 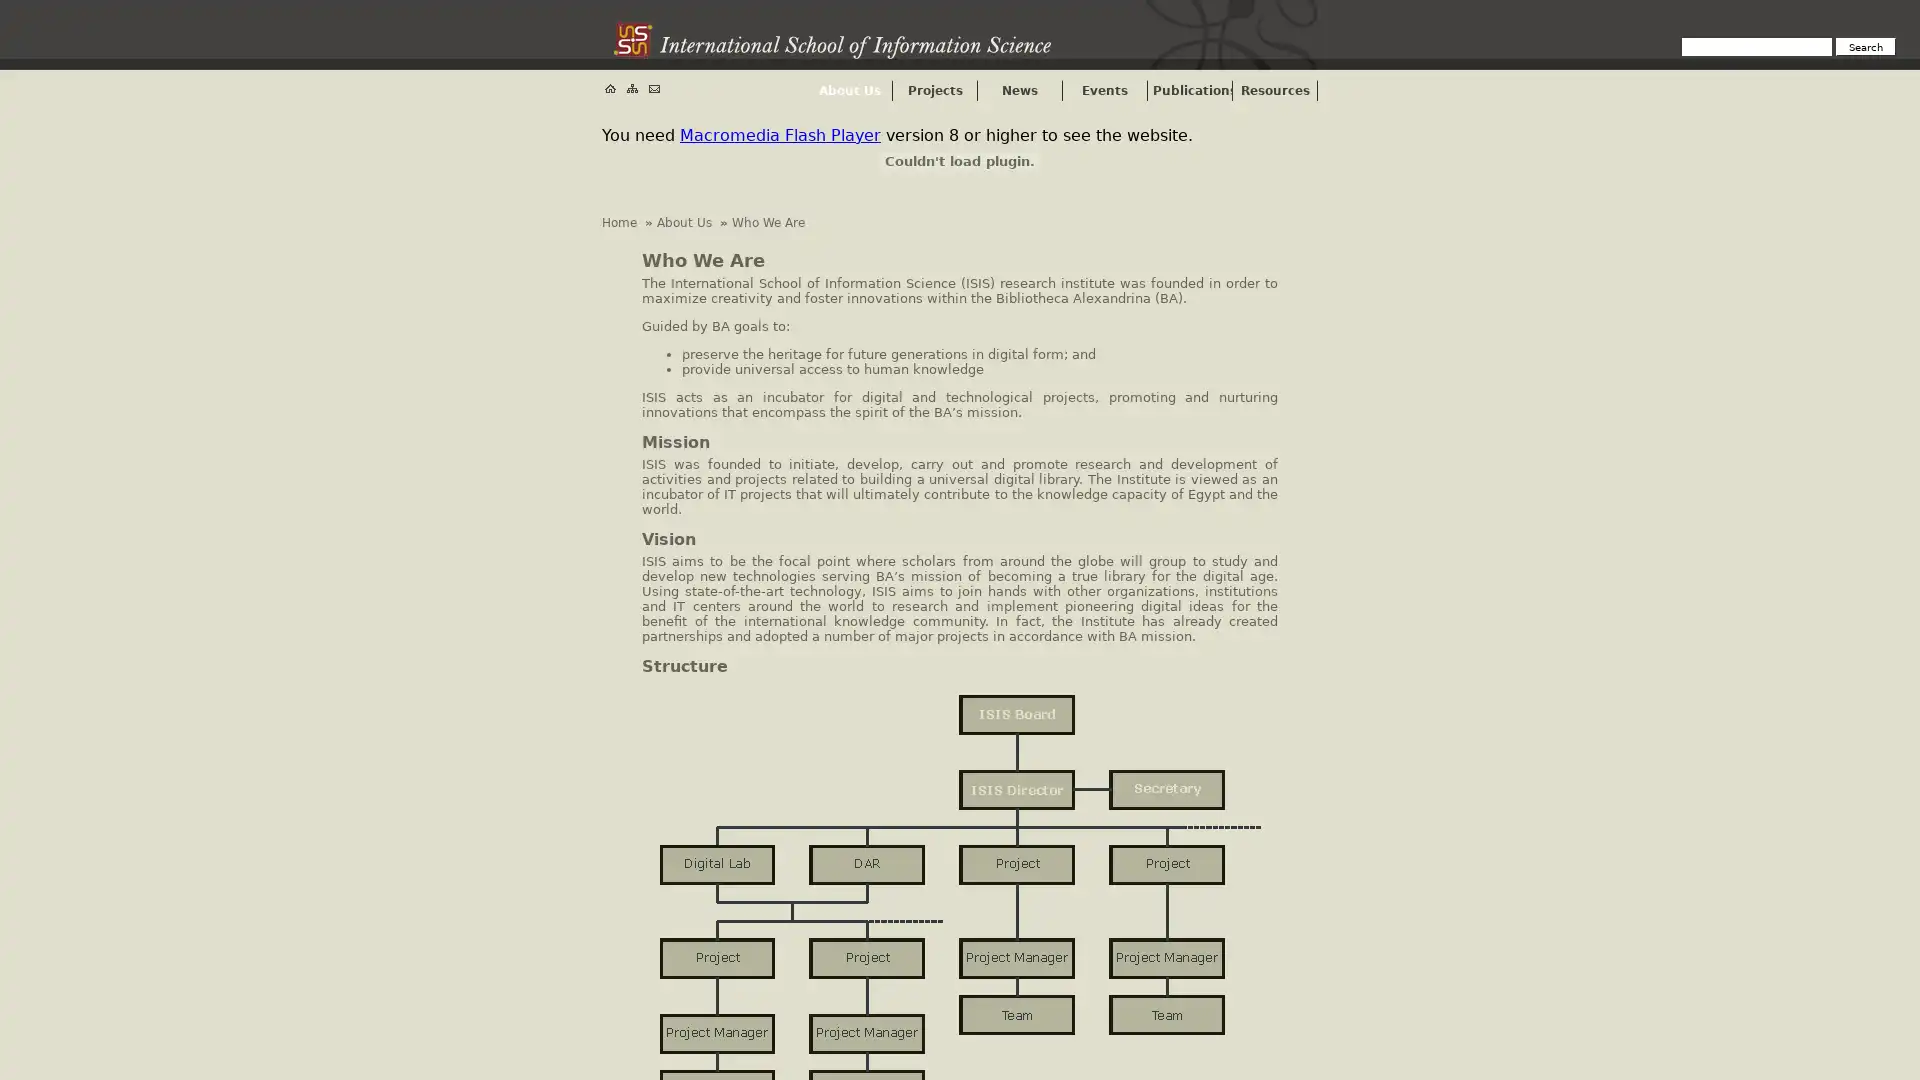 I want to click on Search, so click(x=1865, y=45).